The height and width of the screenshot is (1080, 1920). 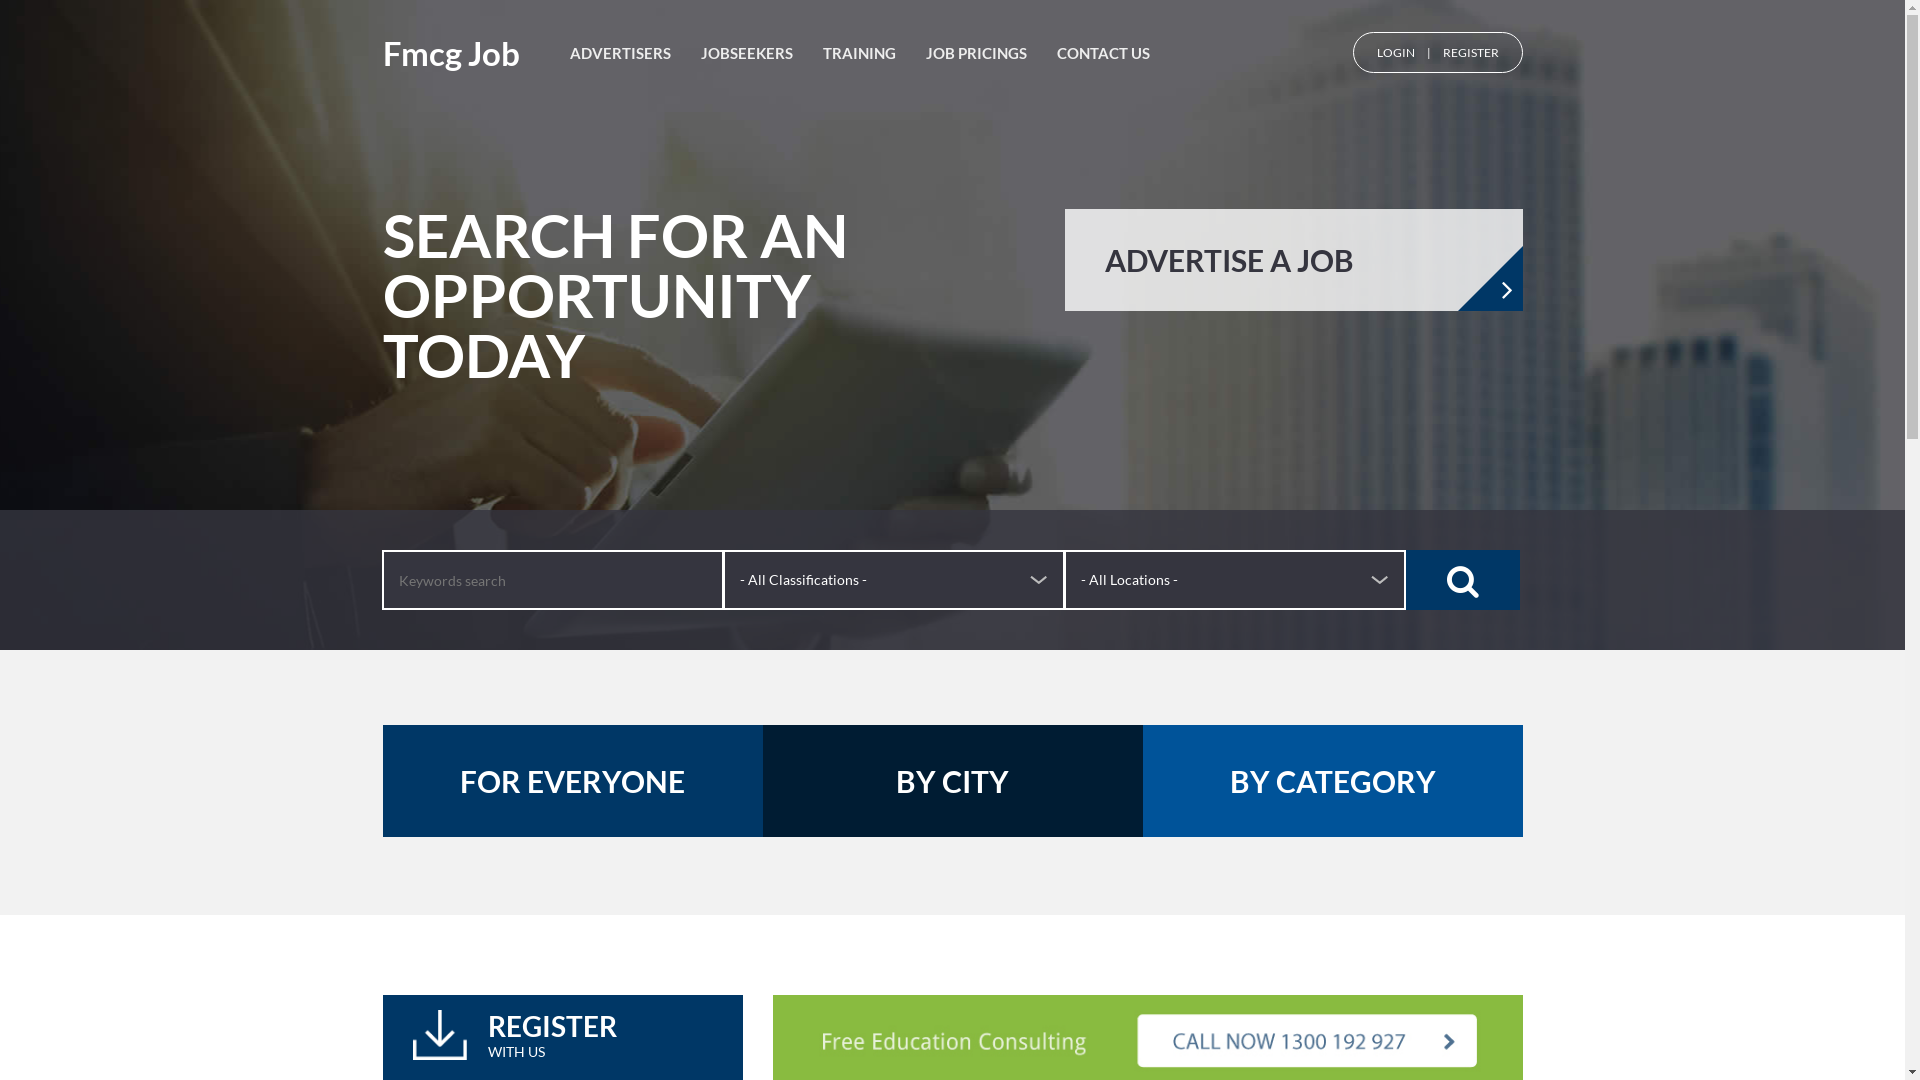 What do you see at coordinates (925, 52) in the screenshot?
I see `'JOB PRICINGS'` at bounding box center [925, 52].